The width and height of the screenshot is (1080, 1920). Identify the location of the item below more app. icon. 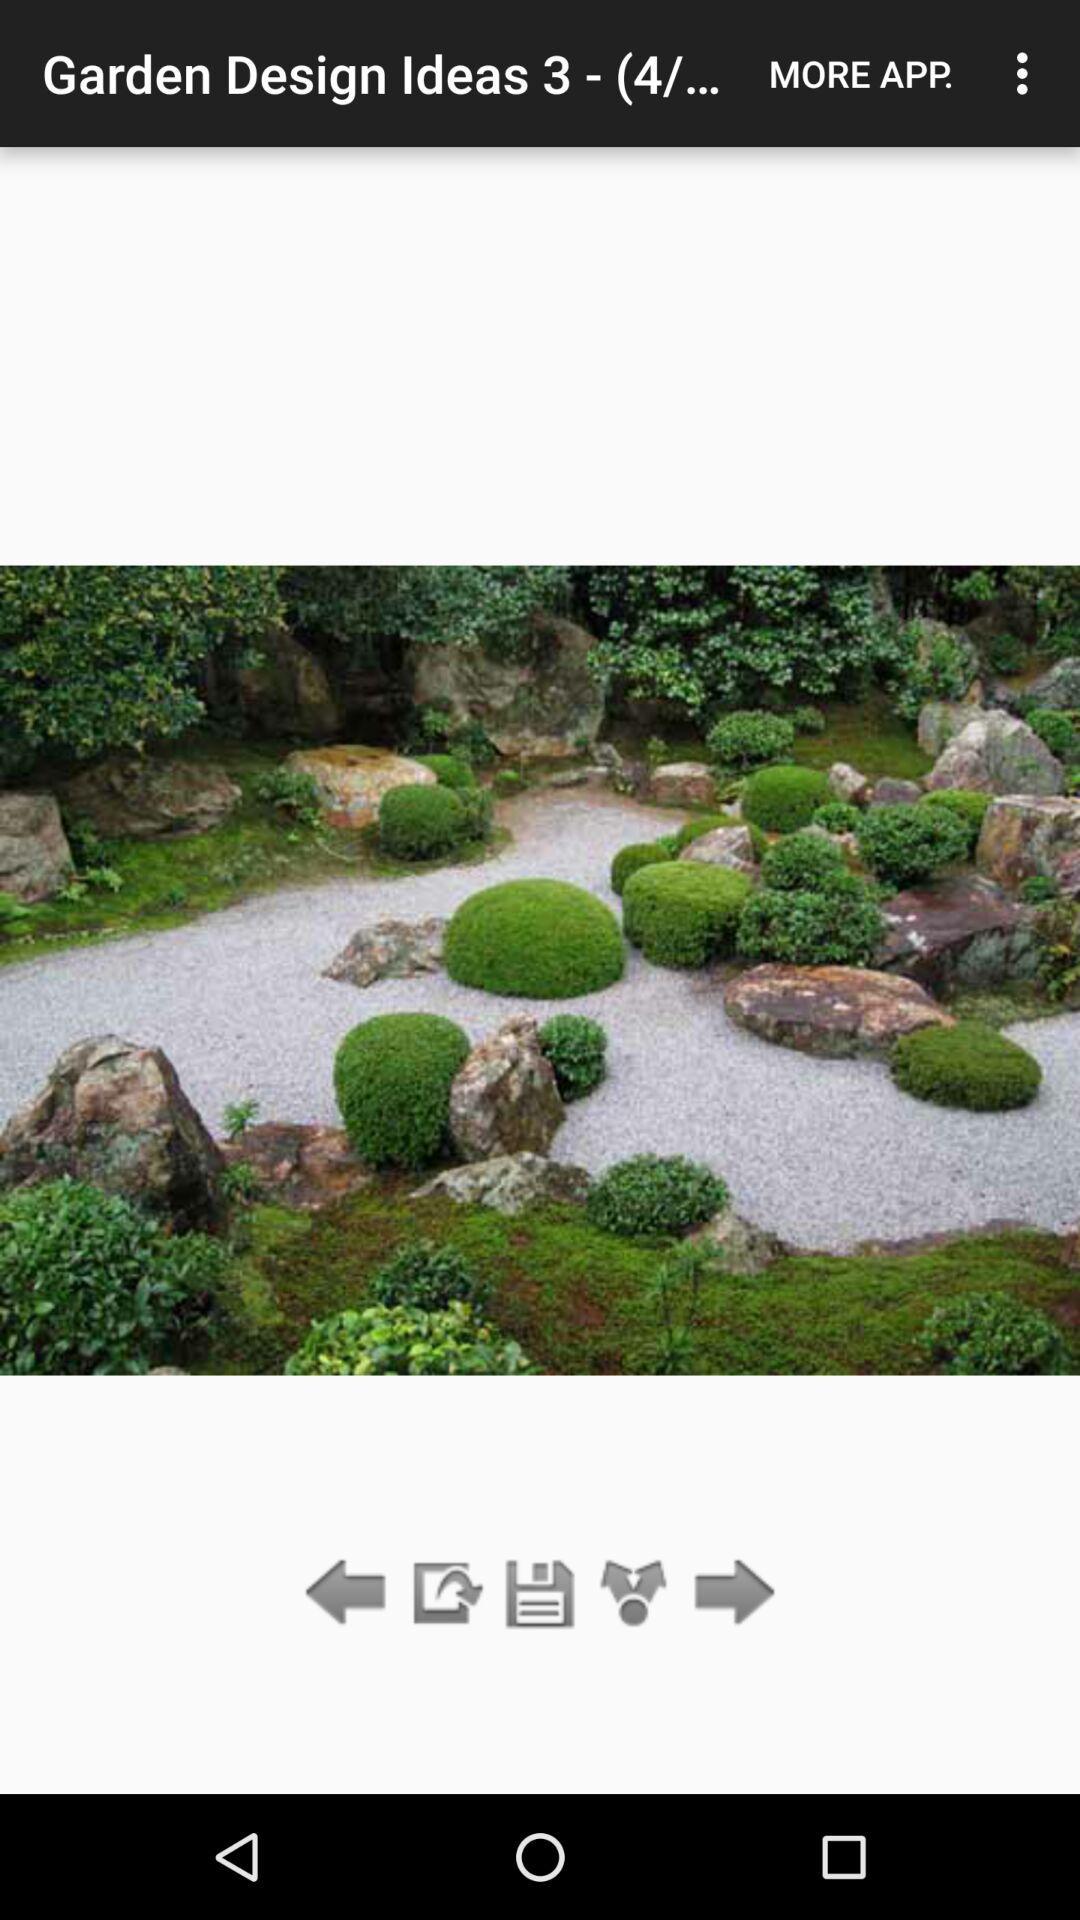
(729, 1593).